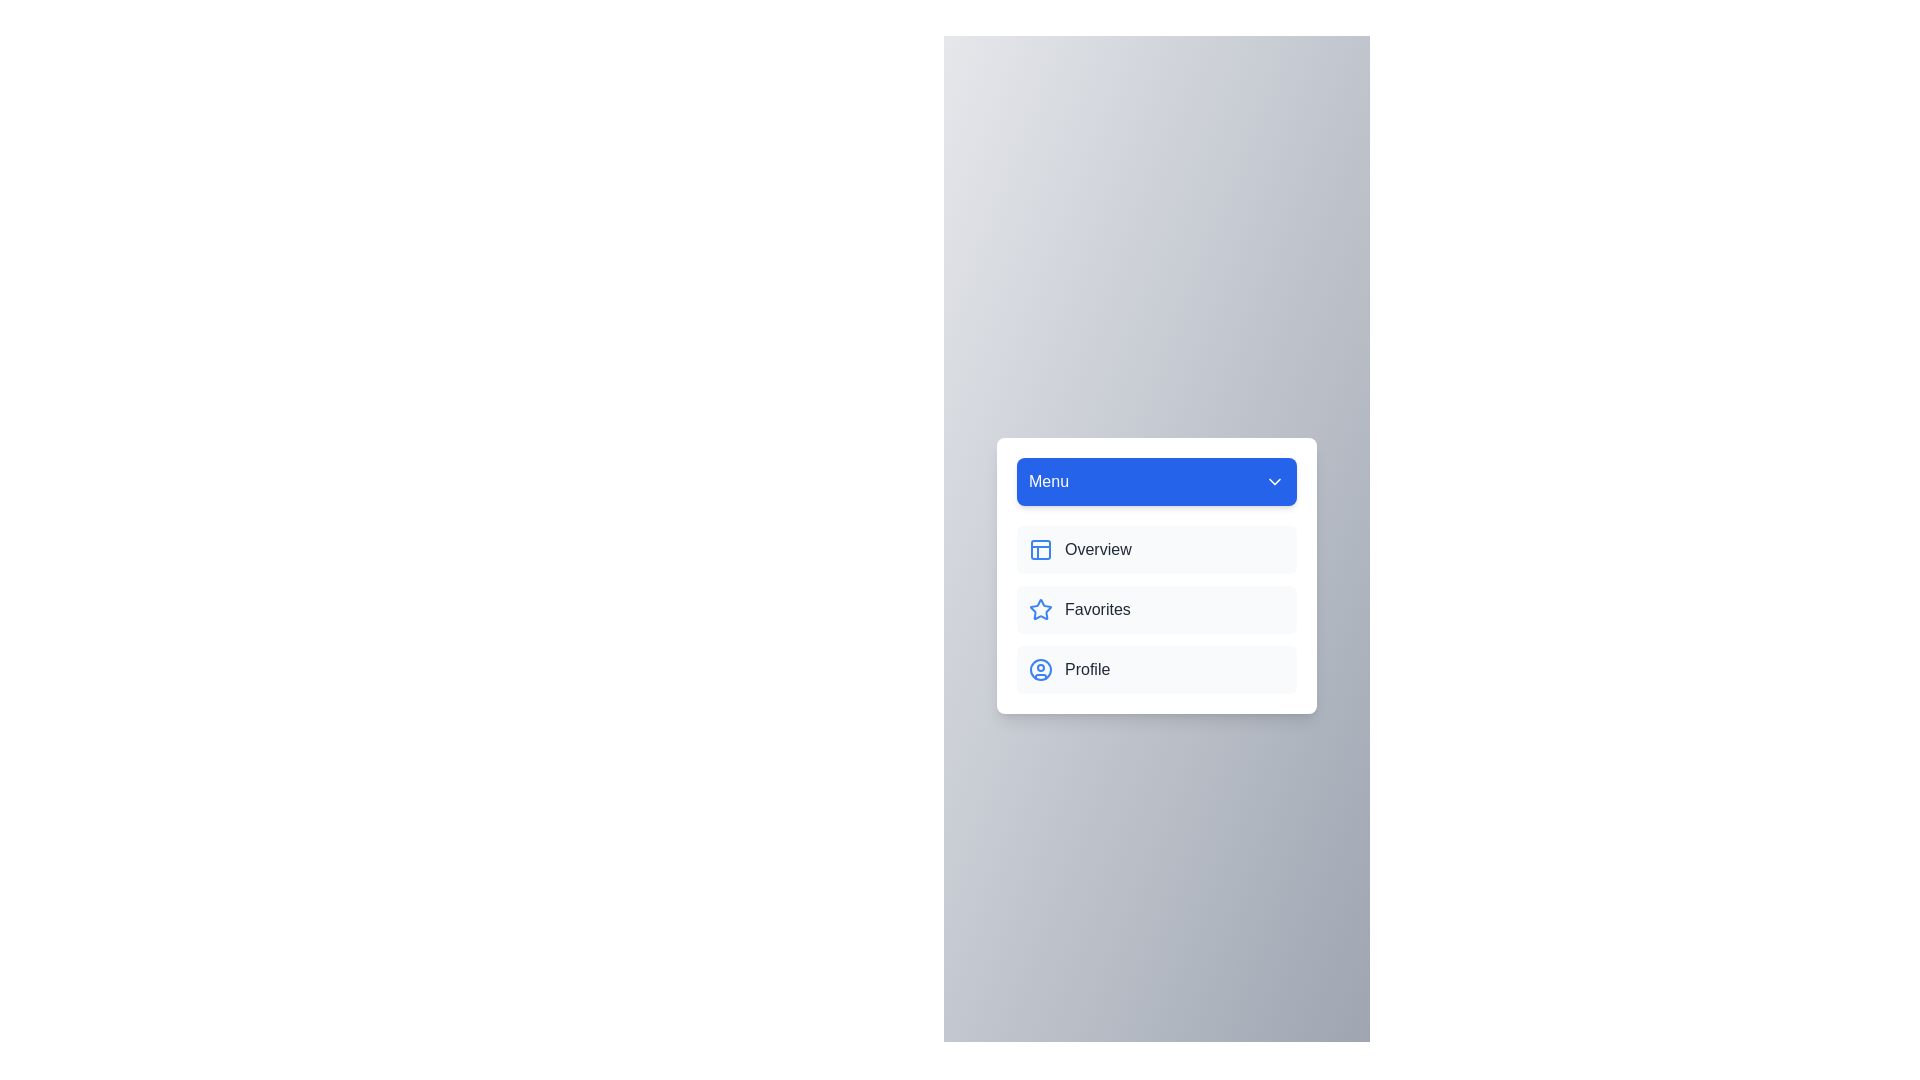  What do you see at coordinates (1040, 550) in the screenshot?
I see `the icon of the Overview option in the menu` at bounding box center [1040, 550].